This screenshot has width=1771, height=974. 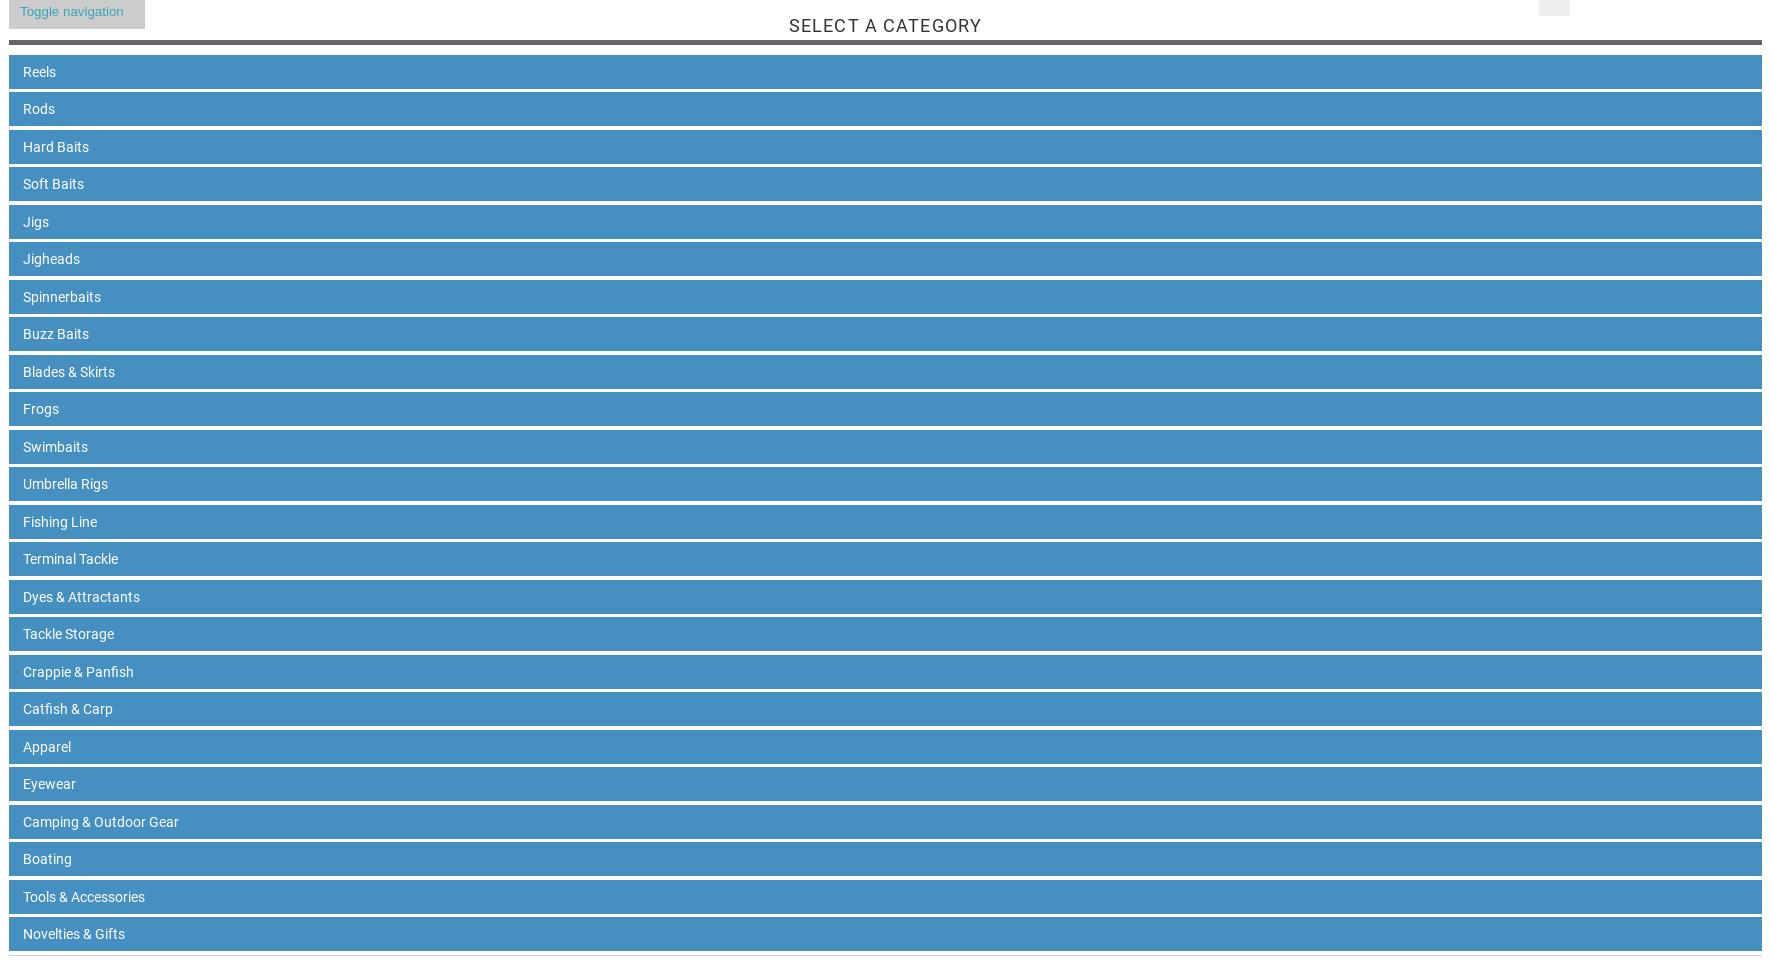 What do you see at coordinates (50, 257) in the screenshot?
I see `'Jigheads'` at bounding box center [50, 257].